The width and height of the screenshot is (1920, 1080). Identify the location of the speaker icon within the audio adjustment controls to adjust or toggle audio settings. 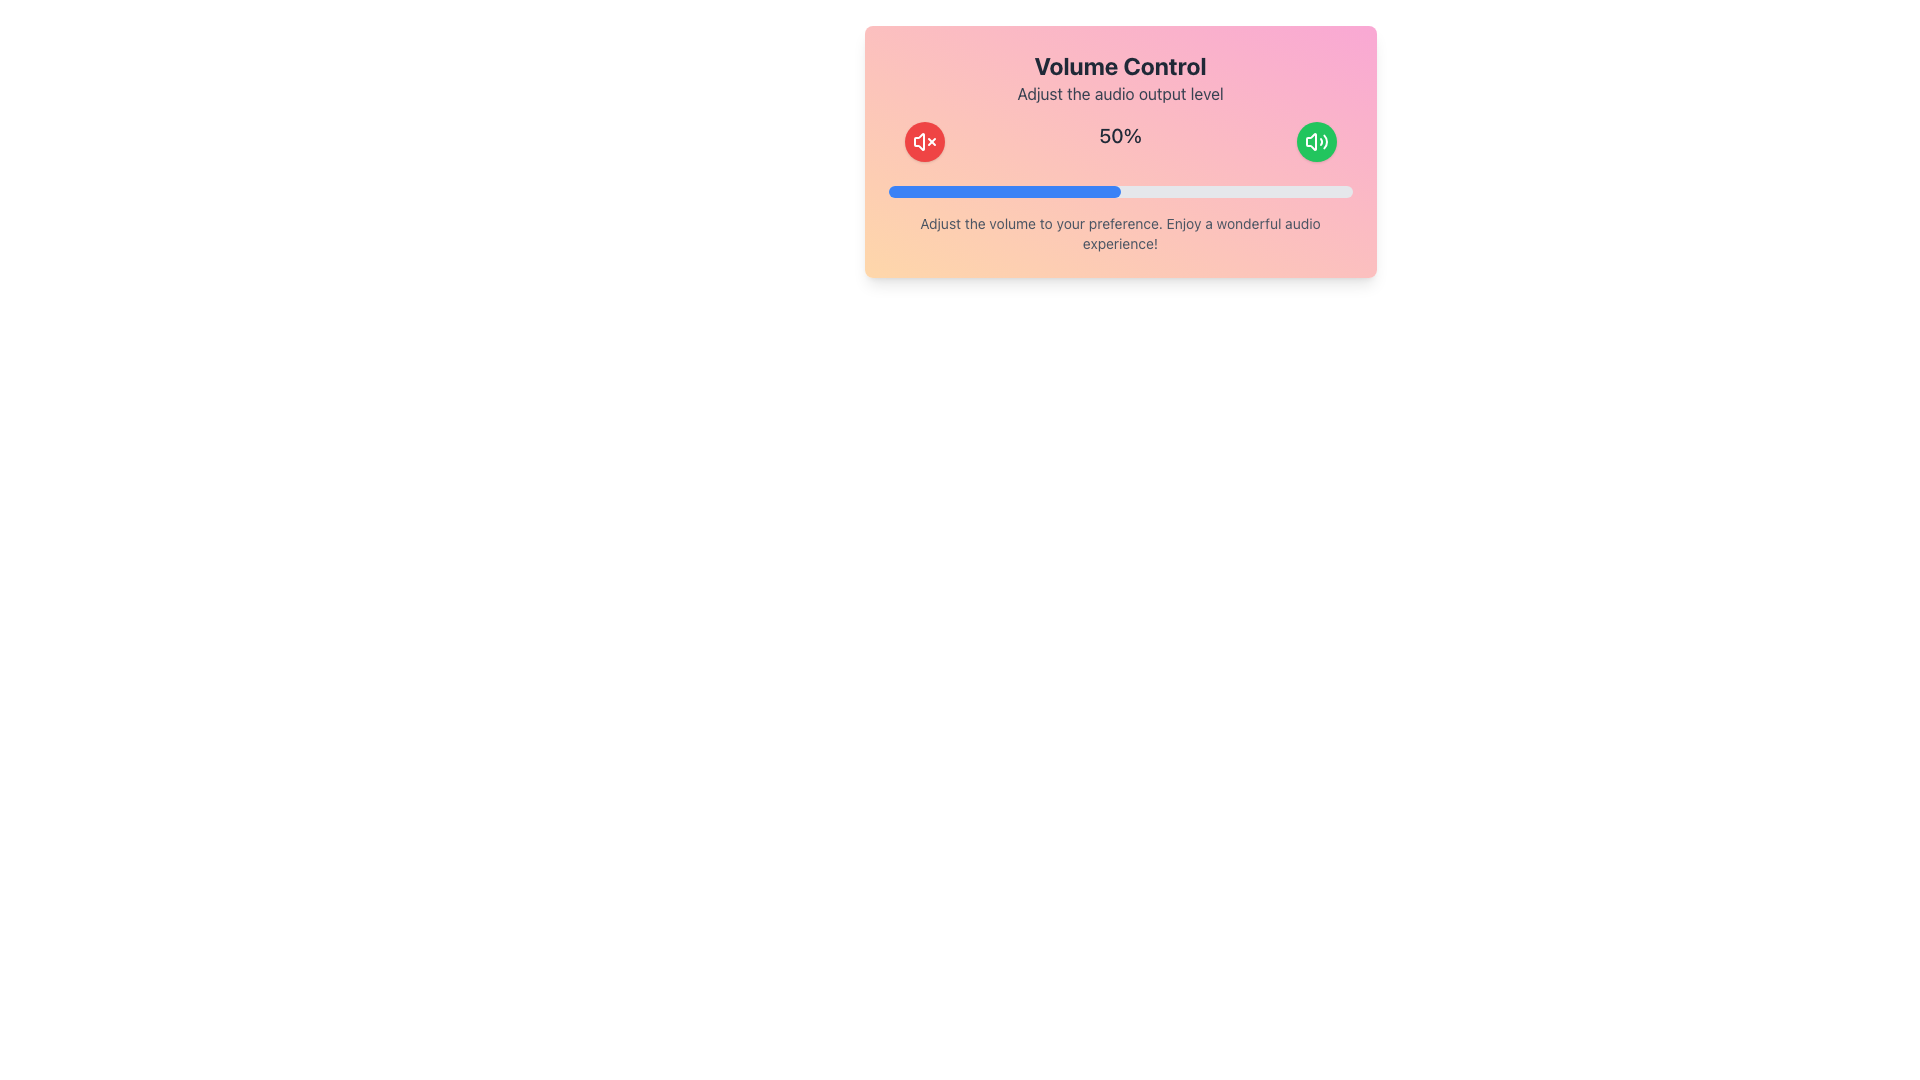
(1316, 141).